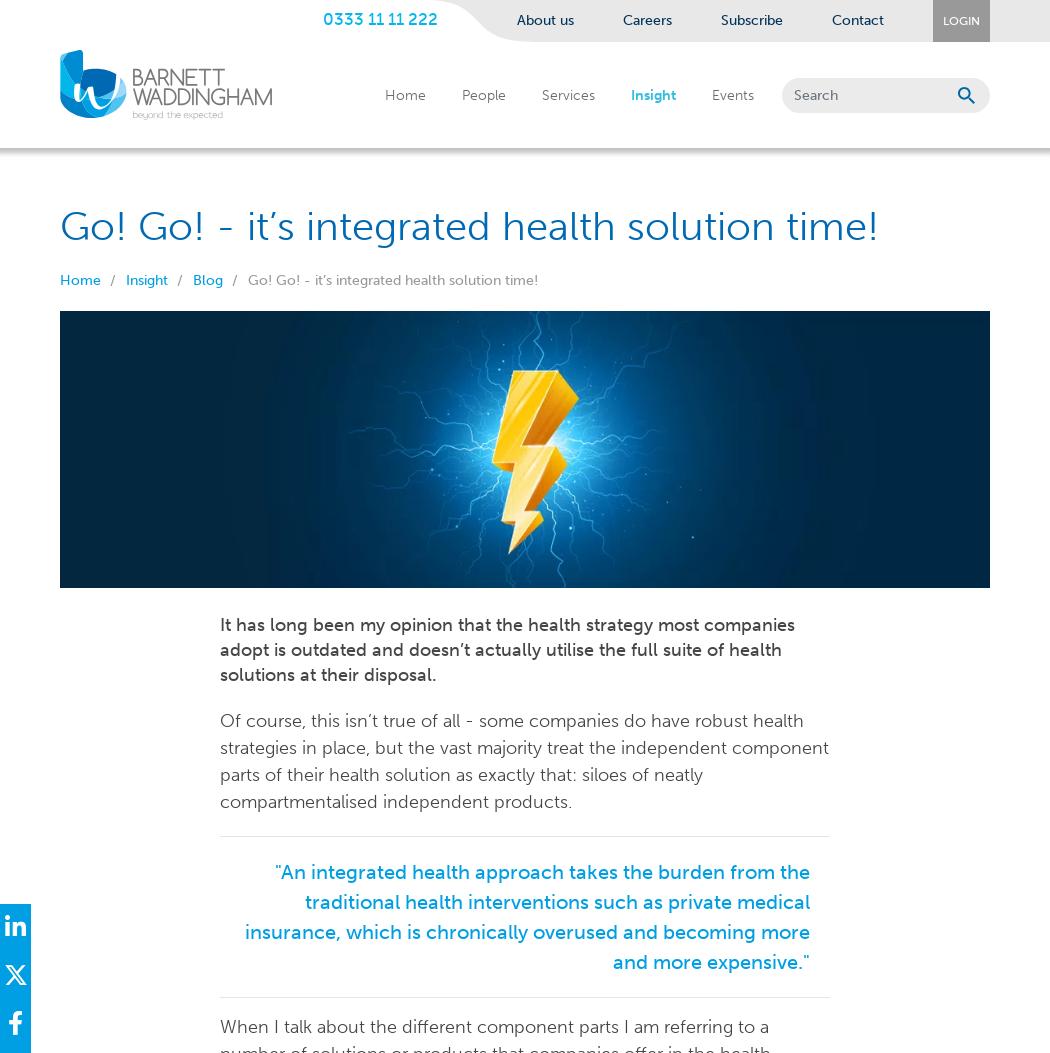  Describe the element at coordinates (545, 20) in the screenshot. I see `'About us'` at that location.